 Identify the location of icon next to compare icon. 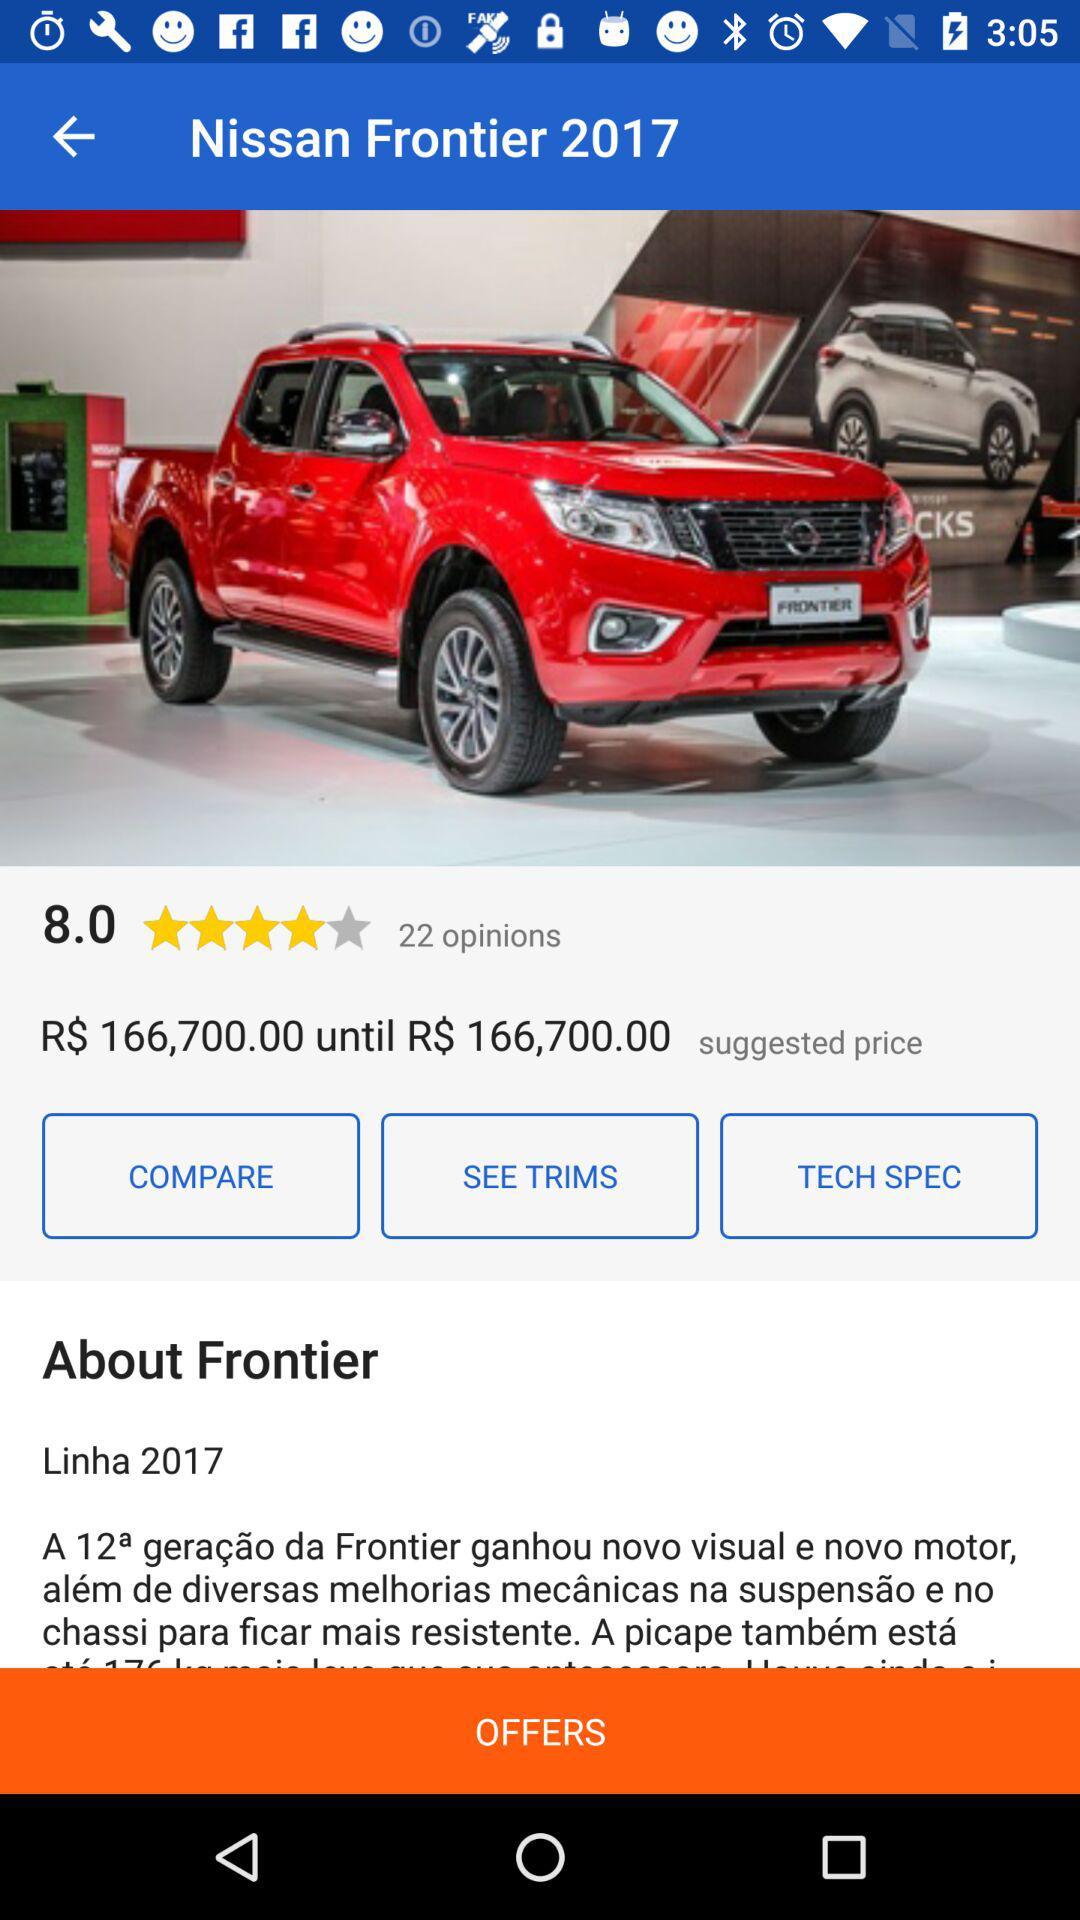
(540, 1176).